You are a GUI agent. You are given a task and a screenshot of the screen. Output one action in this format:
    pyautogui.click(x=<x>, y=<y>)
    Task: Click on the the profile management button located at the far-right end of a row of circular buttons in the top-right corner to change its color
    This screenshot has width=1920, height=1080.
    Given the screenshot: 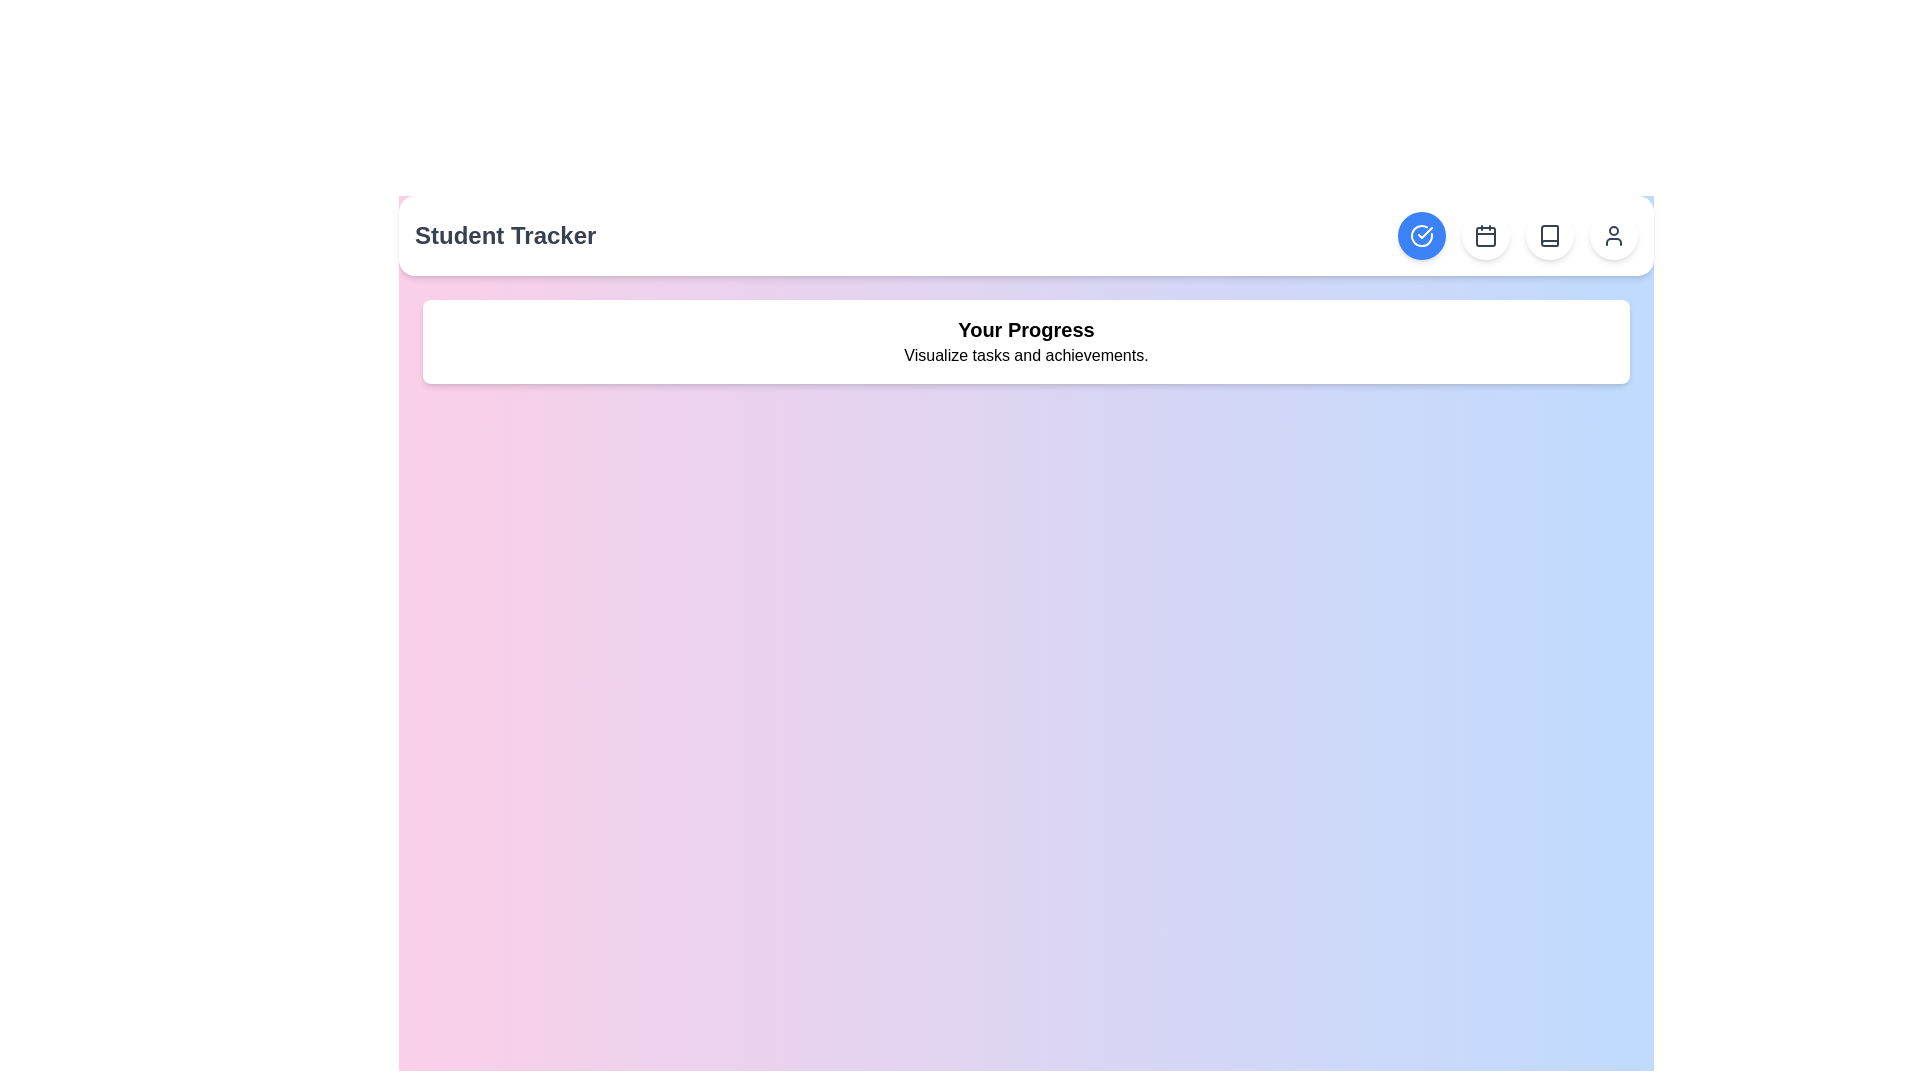 What is the action you would take?
    pyautogui.click(x=1613, y=234)
    